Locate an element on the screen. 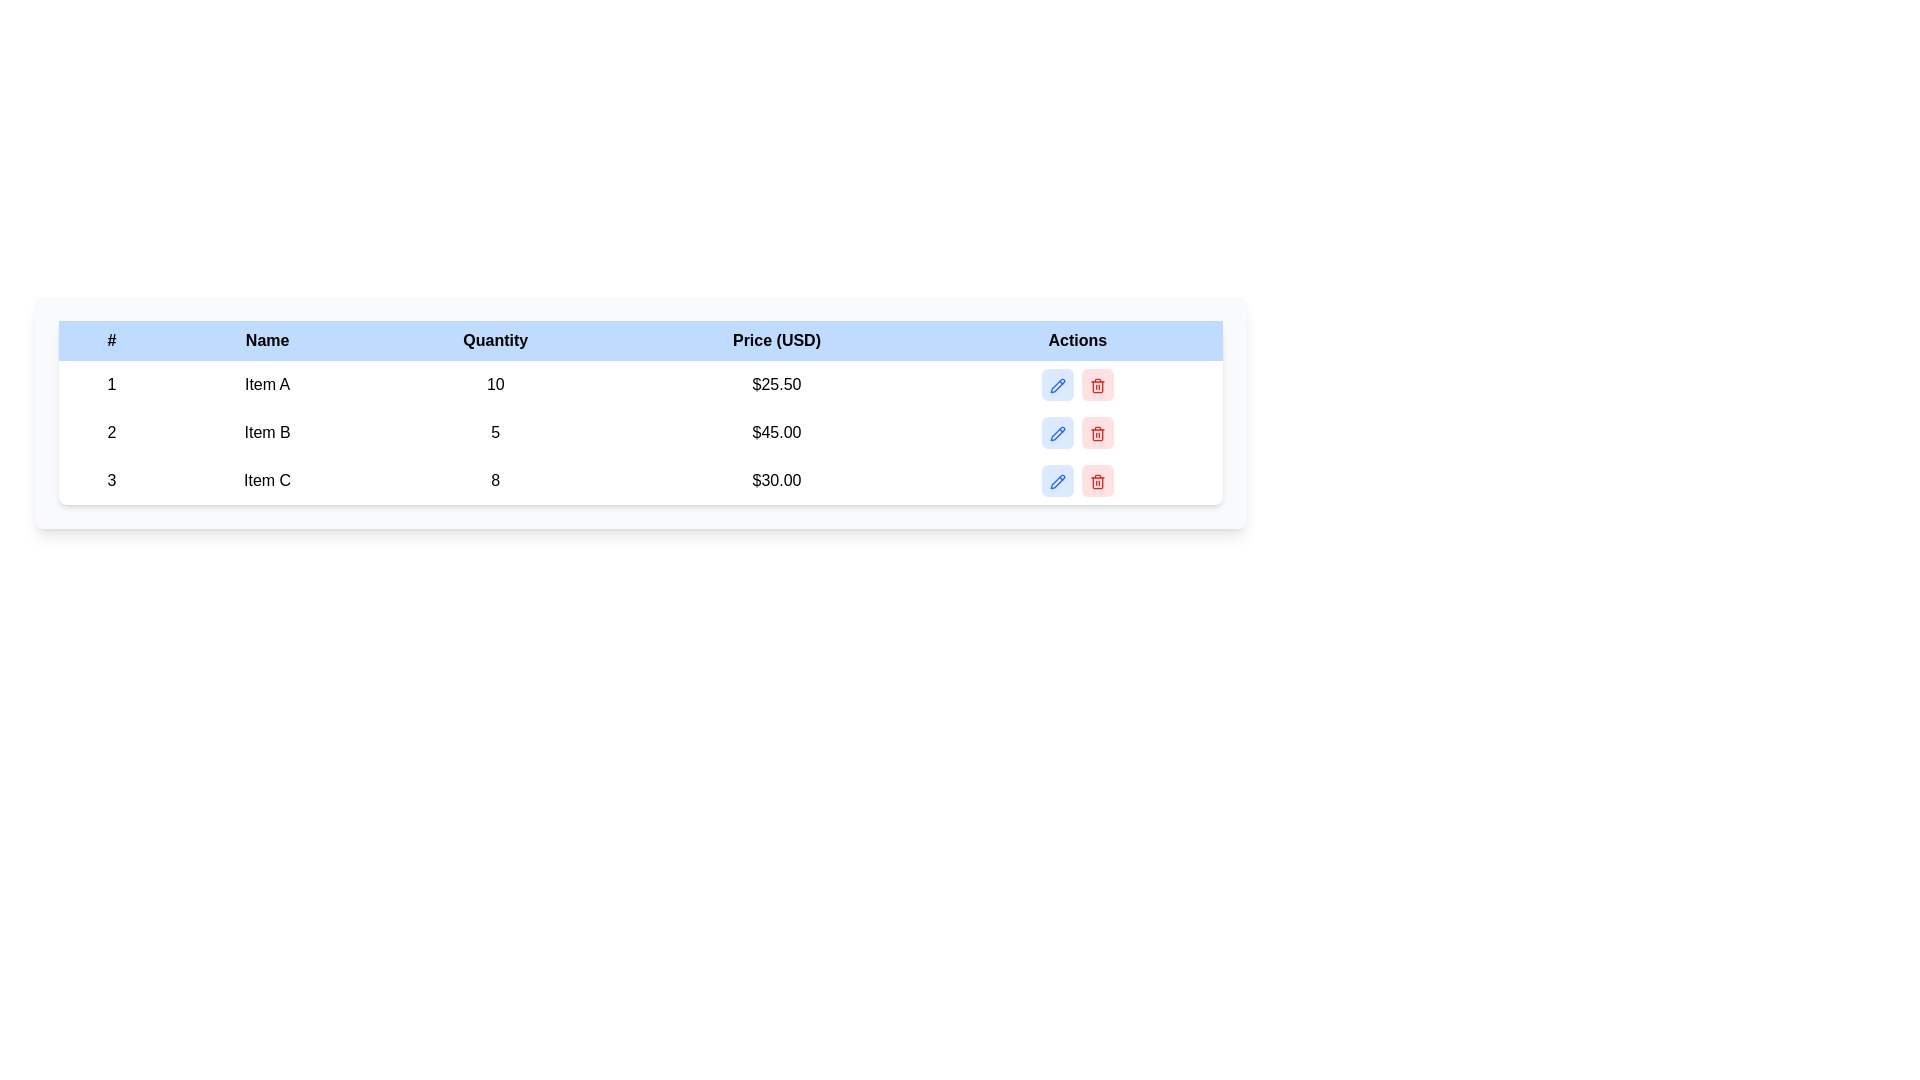  the delete button located is located at coordinates (1096, 385).